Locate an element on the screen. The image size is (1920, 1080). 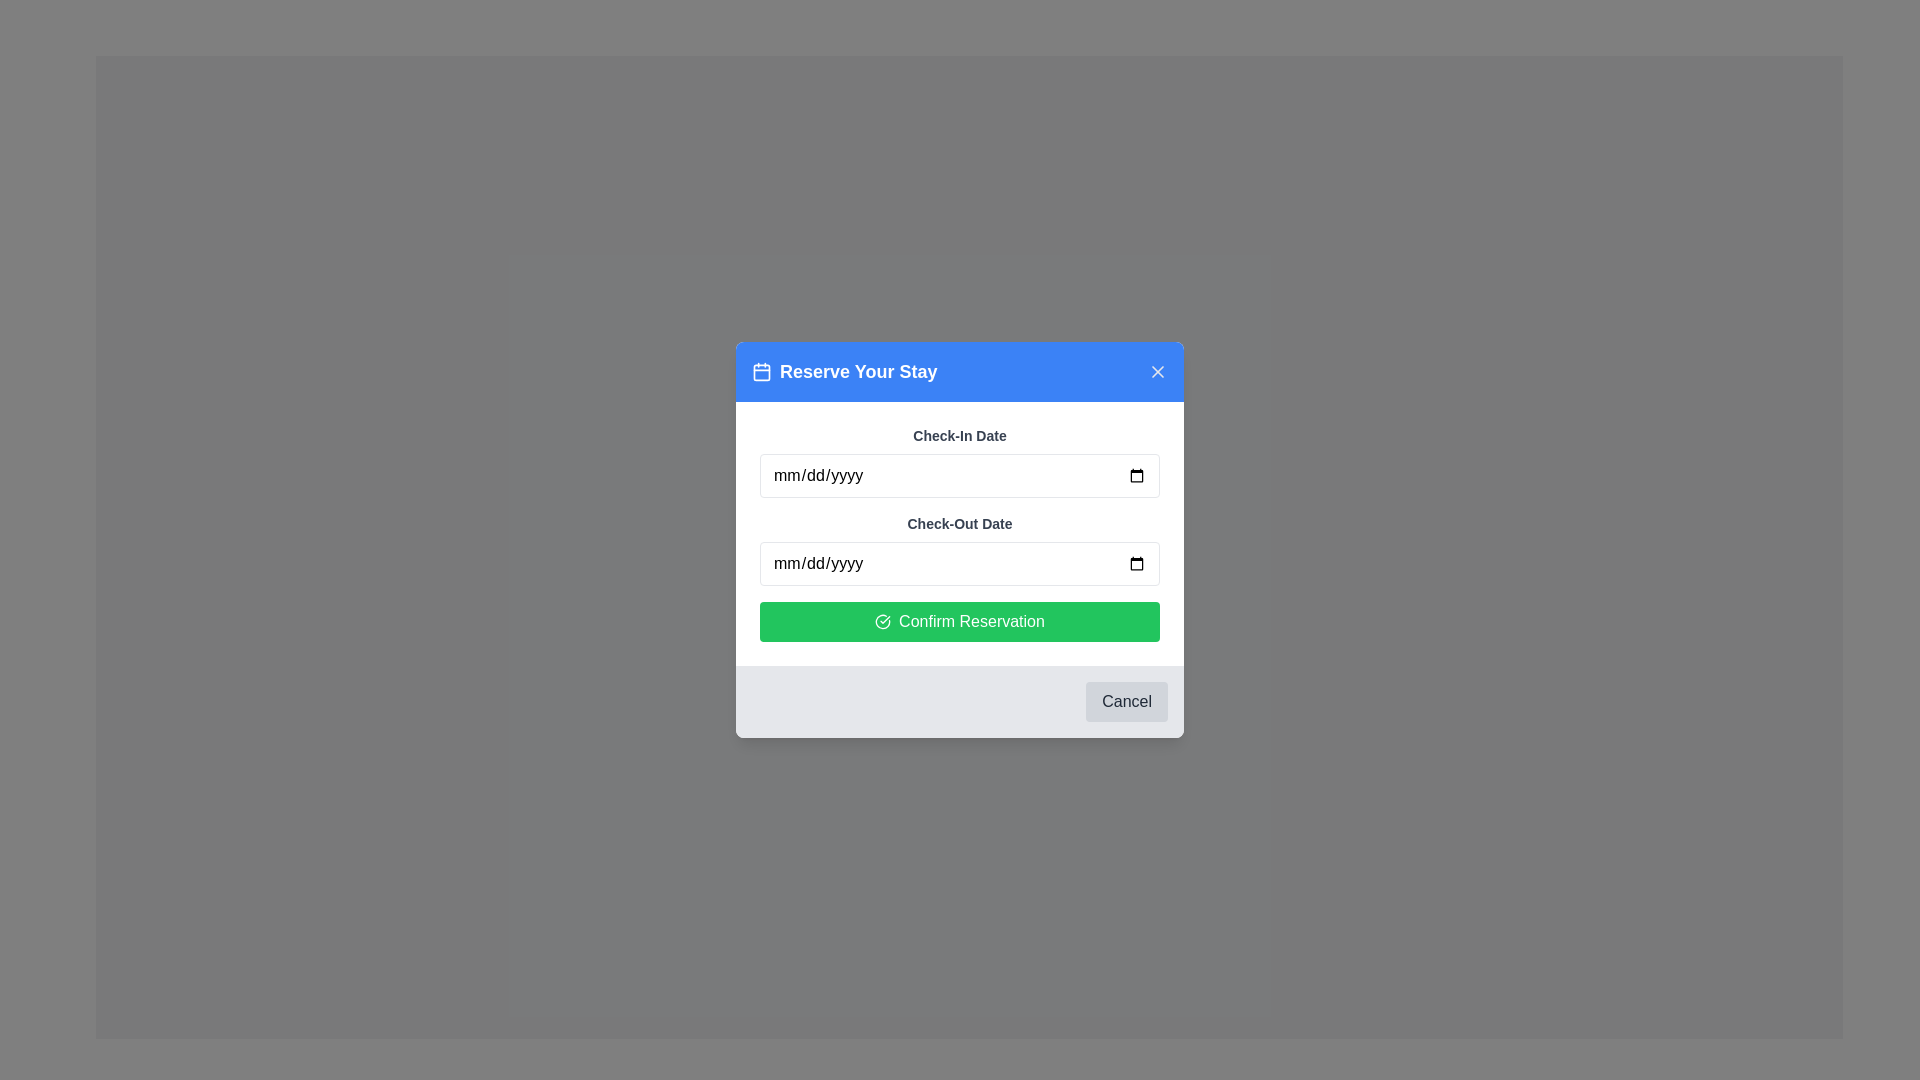
the 'Check-Out Date' label, which is a bold dark gray text element positioned within the 'Reserve Your Stay' modal, located below the 'Check-In Date' label and above the date input field is located at coordinates (960, 523).